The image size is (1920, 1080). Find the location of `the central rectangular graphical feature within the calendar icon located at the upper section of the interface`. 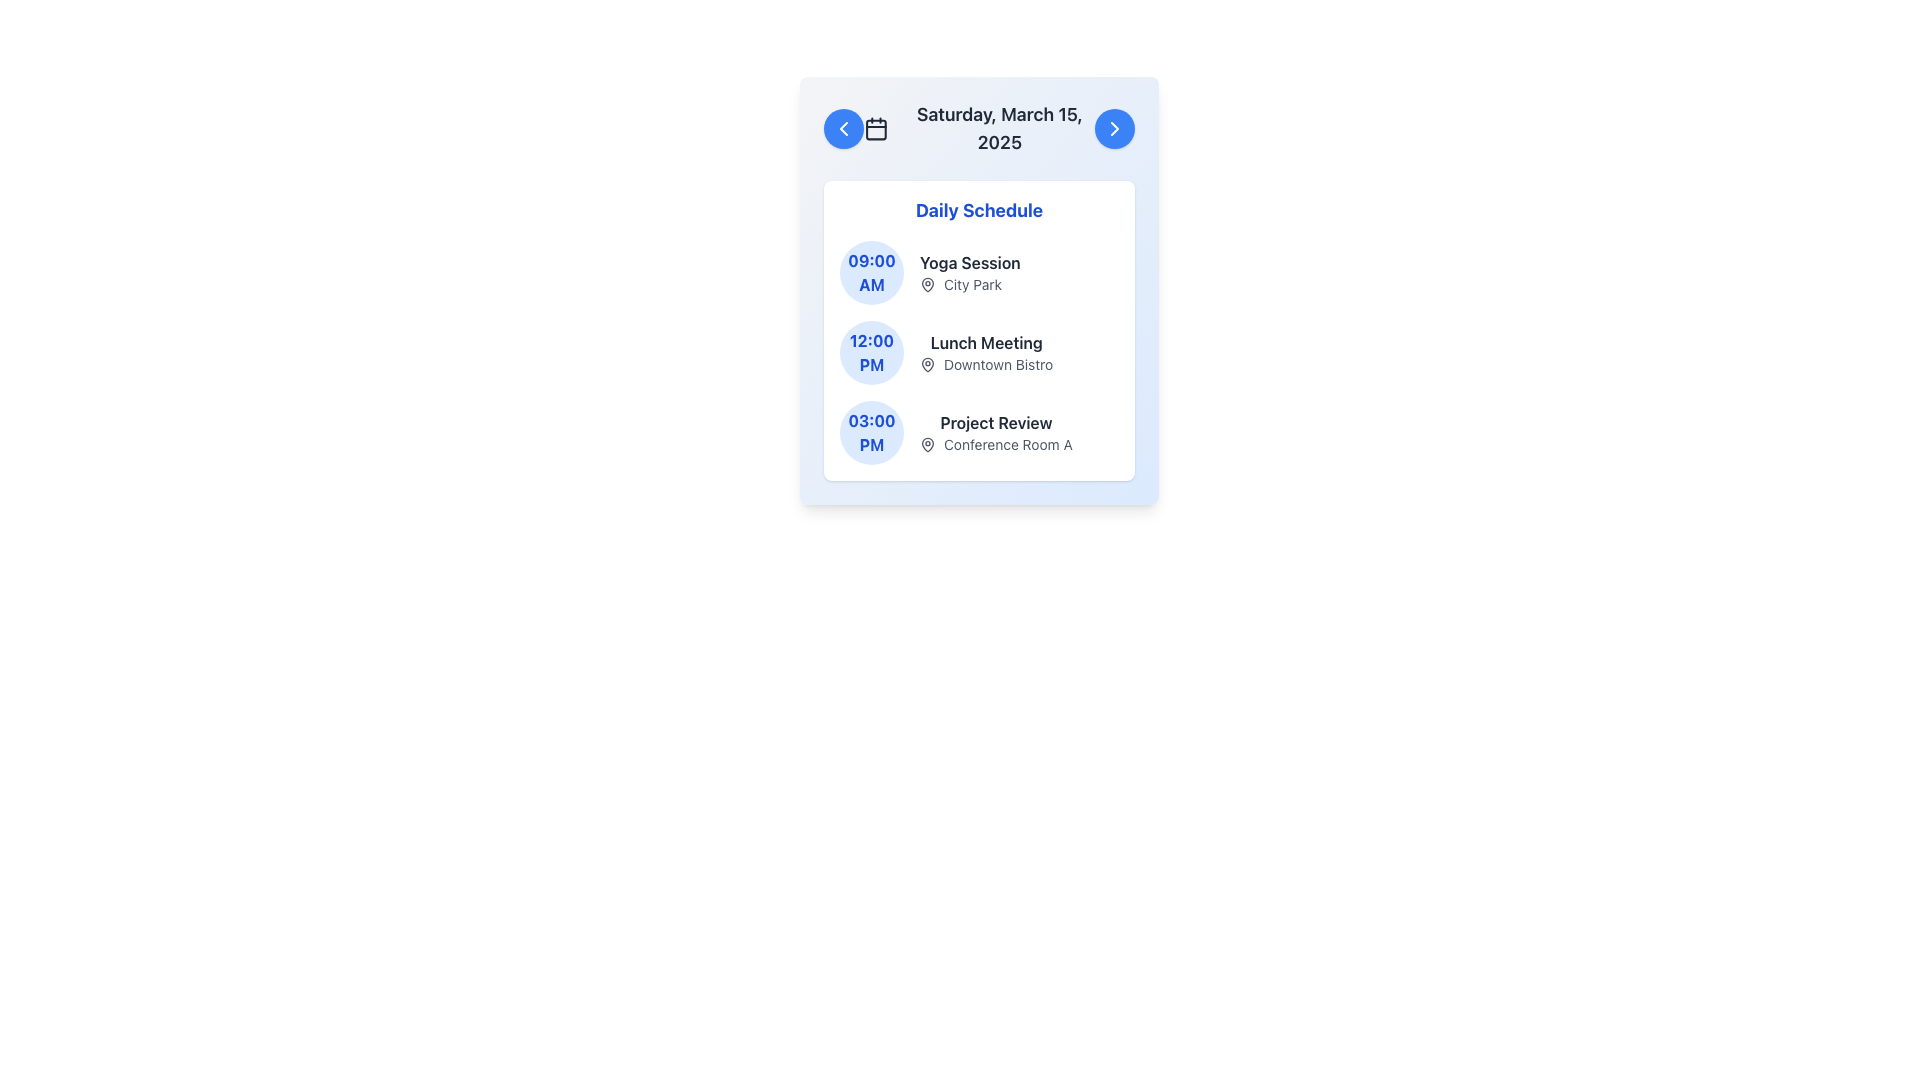

the central rectangular graphical feature within the calendar icon located at the upper section of the interface is located at coordinates (876, 130).